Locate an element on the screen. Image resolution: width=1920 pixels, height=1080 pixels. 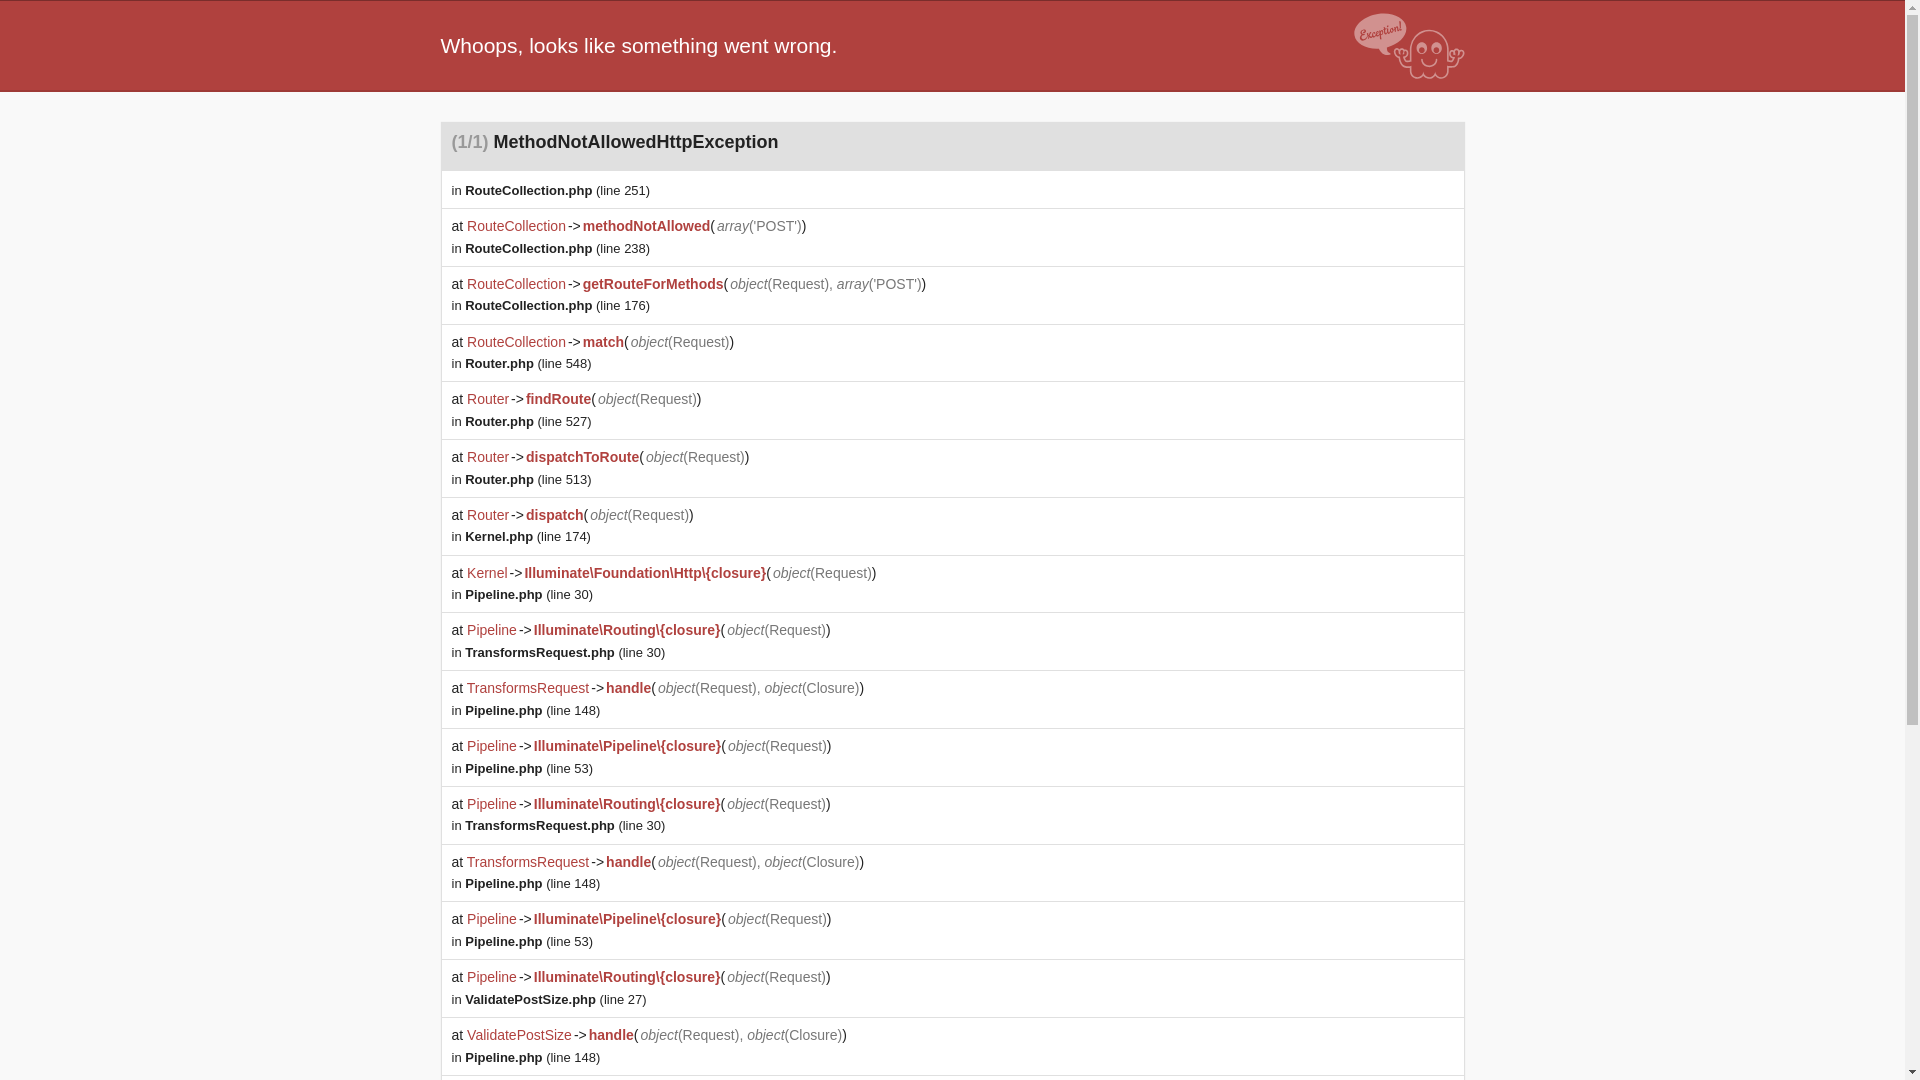
'Router.php (line 527)' is located at coordinates (528, 420).